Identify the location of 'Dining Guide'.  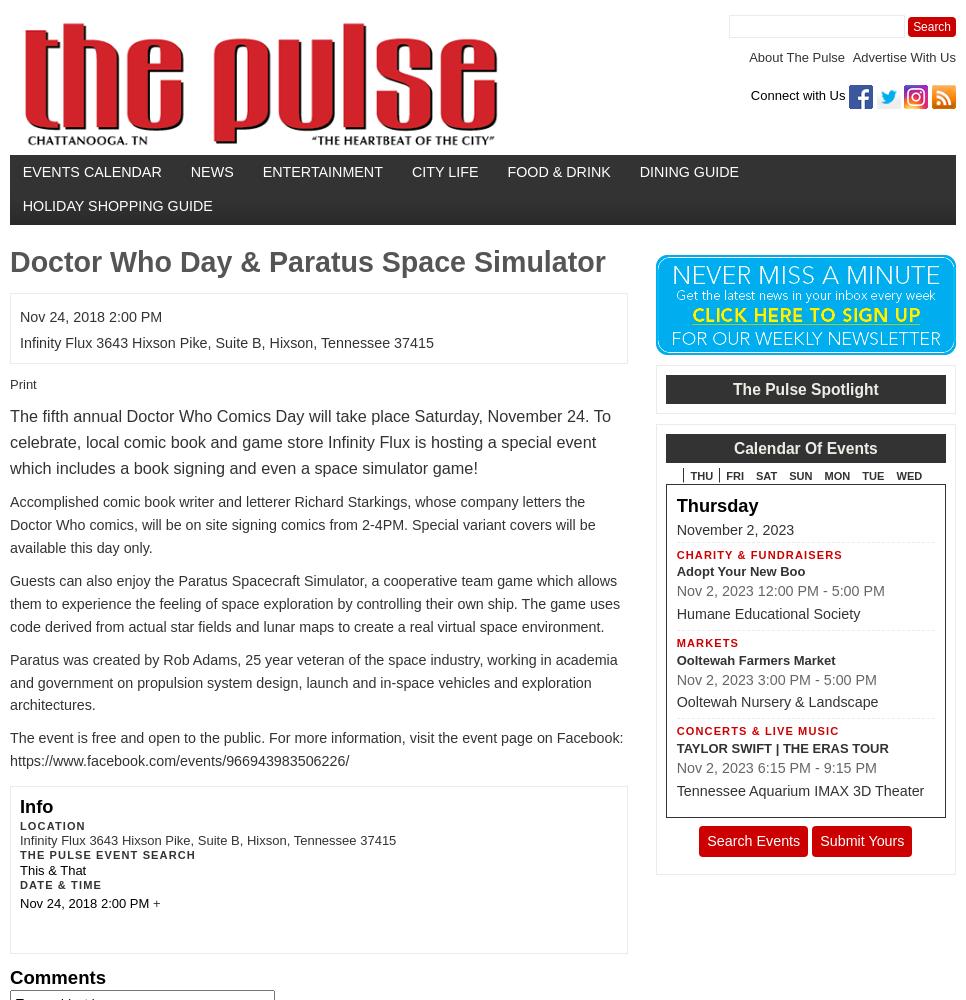
(689, 171).